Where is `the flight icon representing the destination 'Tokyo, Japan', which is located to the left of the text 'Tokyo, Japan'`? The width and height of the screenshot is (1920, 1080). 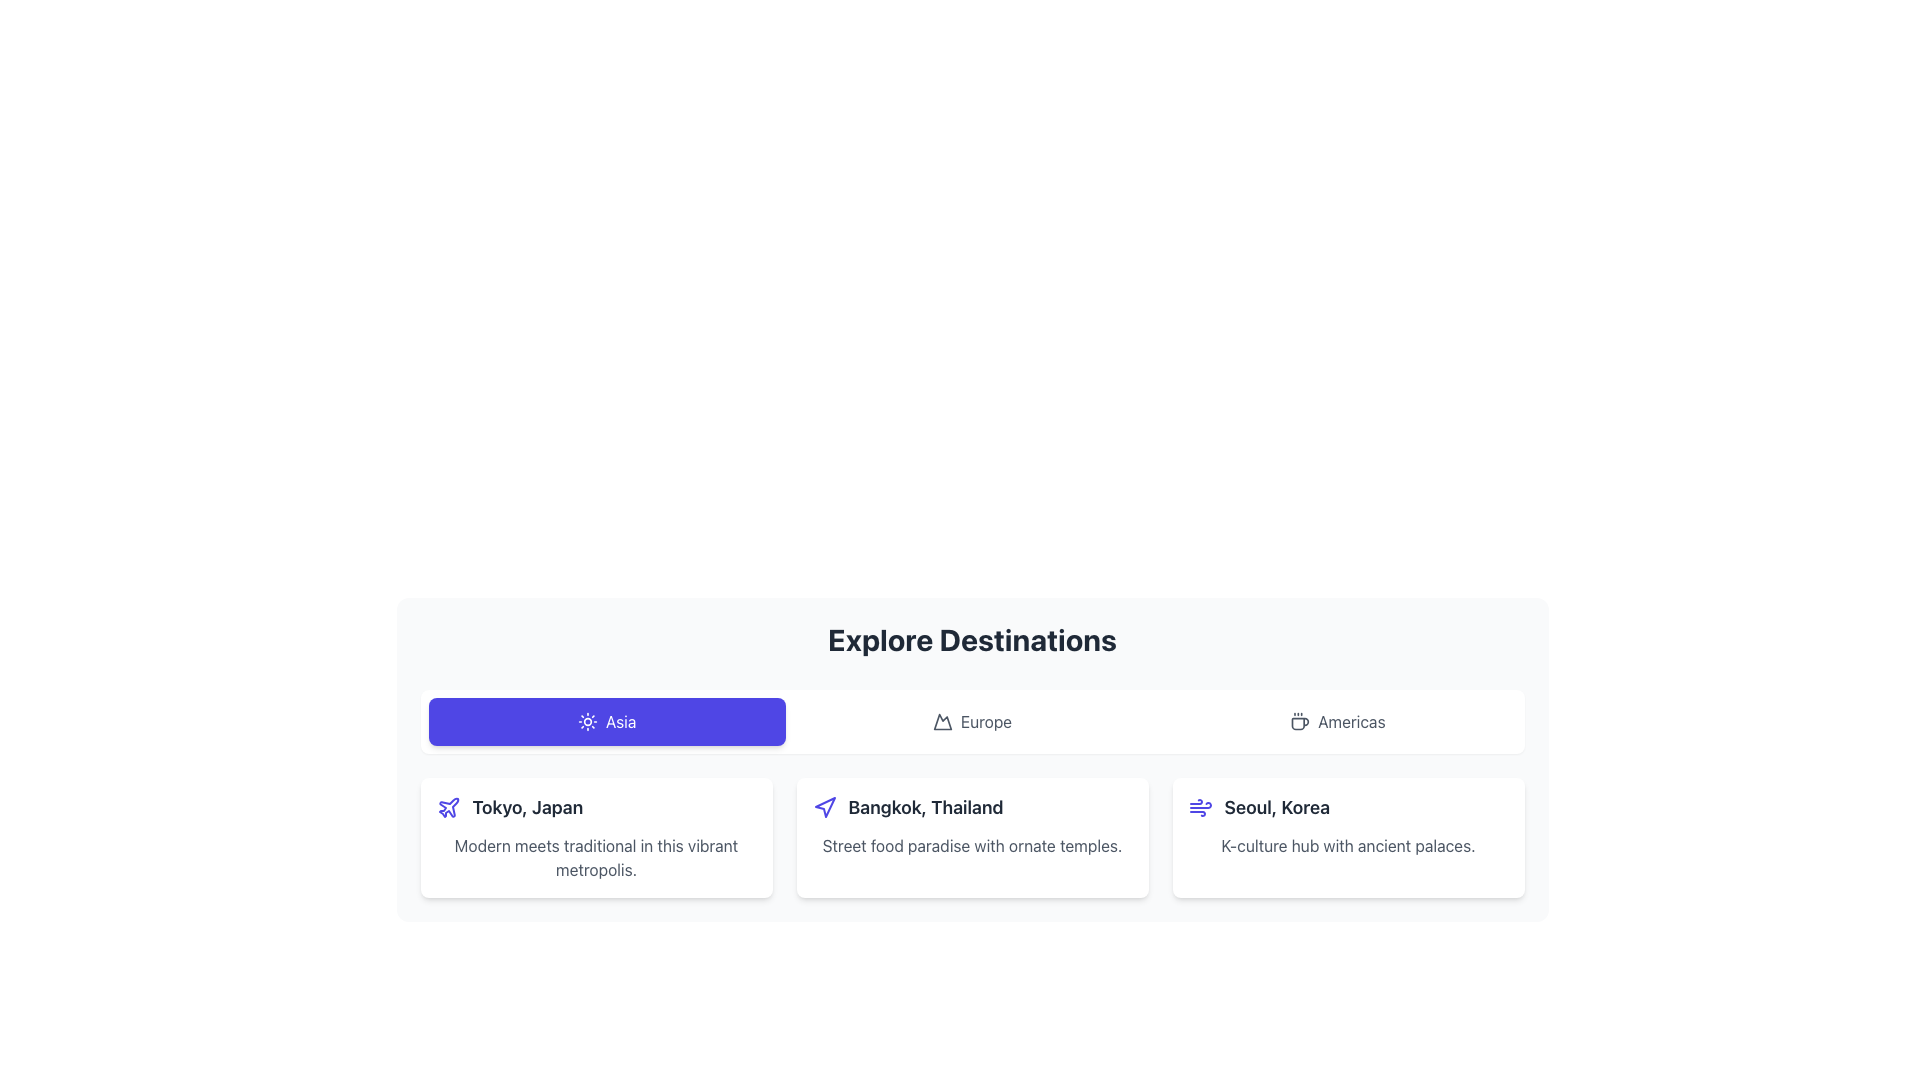
the flight icon representing the destination 'Tokyo, Japan', which is located to the left of the text 'Tokyo, Japan' is located at coordinates (447, 806).